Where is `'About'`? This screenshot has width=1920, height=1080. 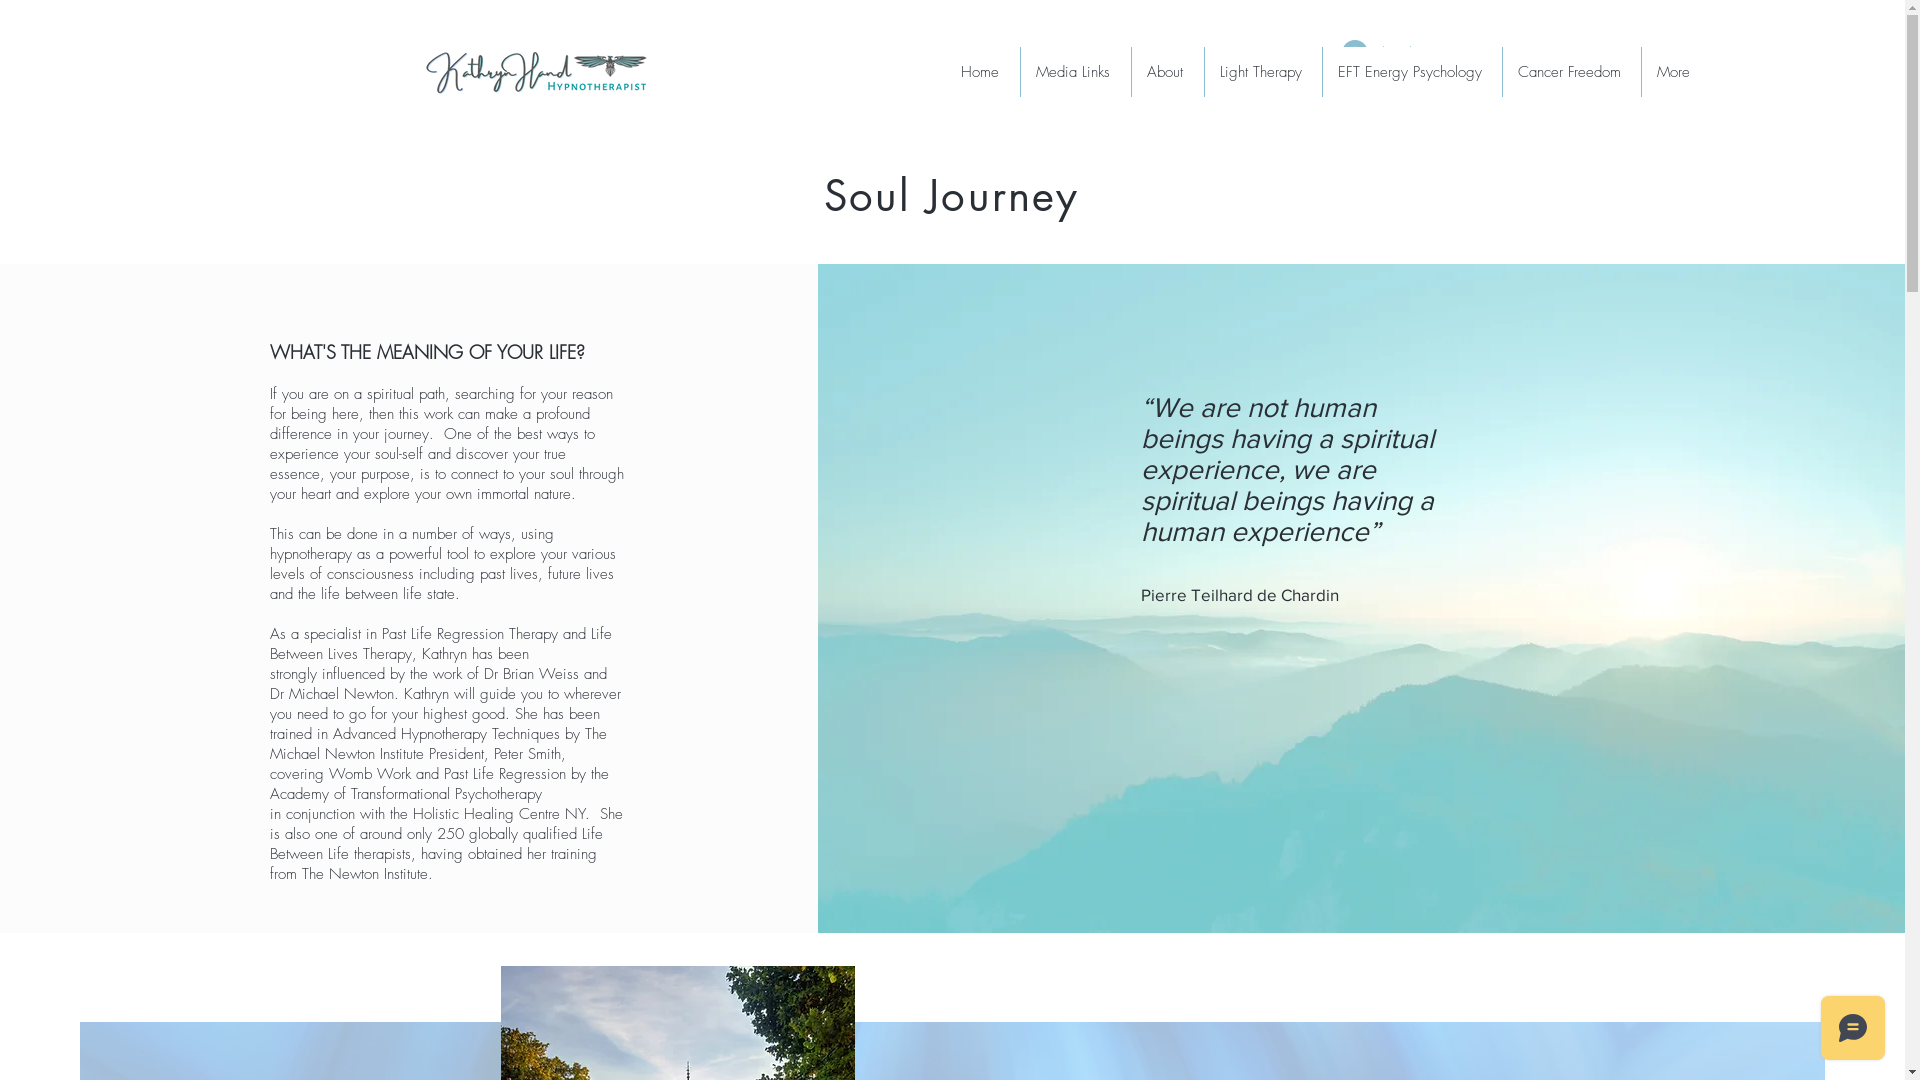
'About' is located at coordinates (1167, 71).